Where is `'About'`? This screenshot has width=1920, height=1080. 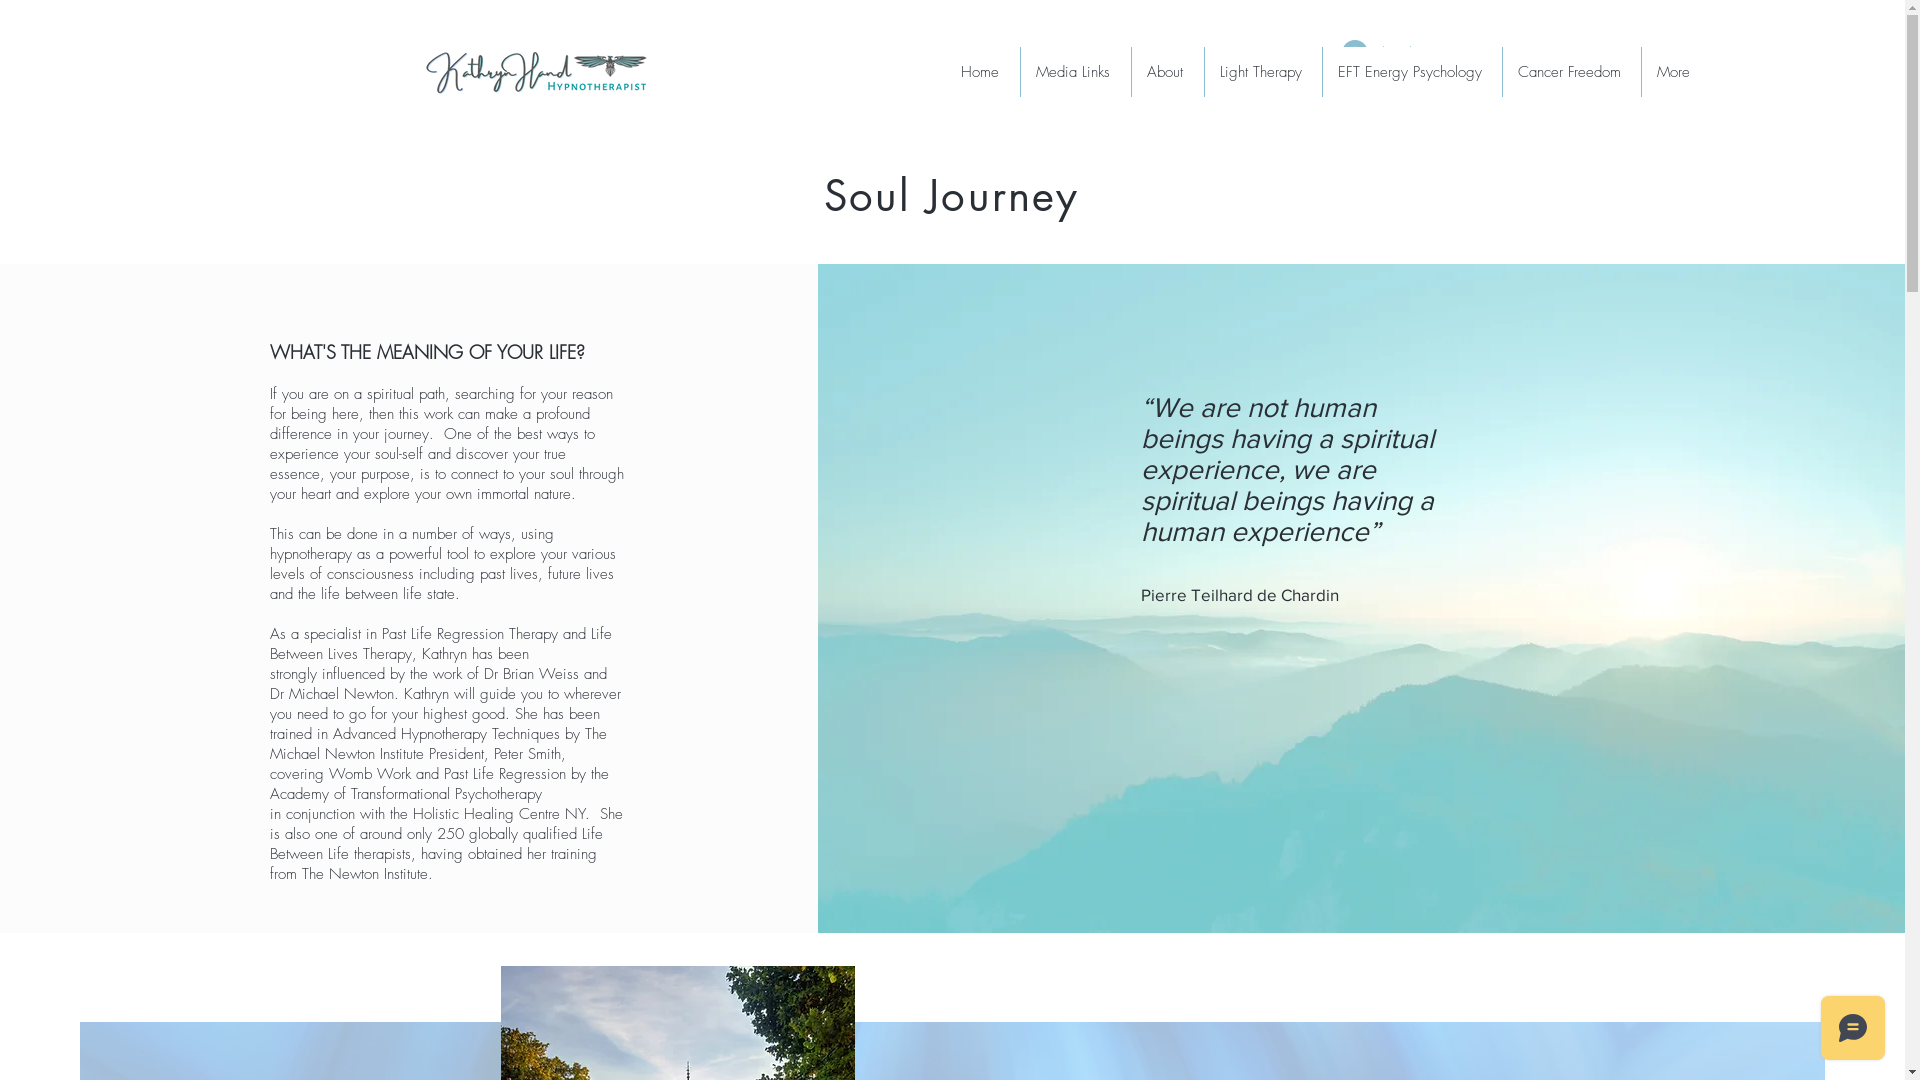
'About' is located at coordinates (1167, 71).